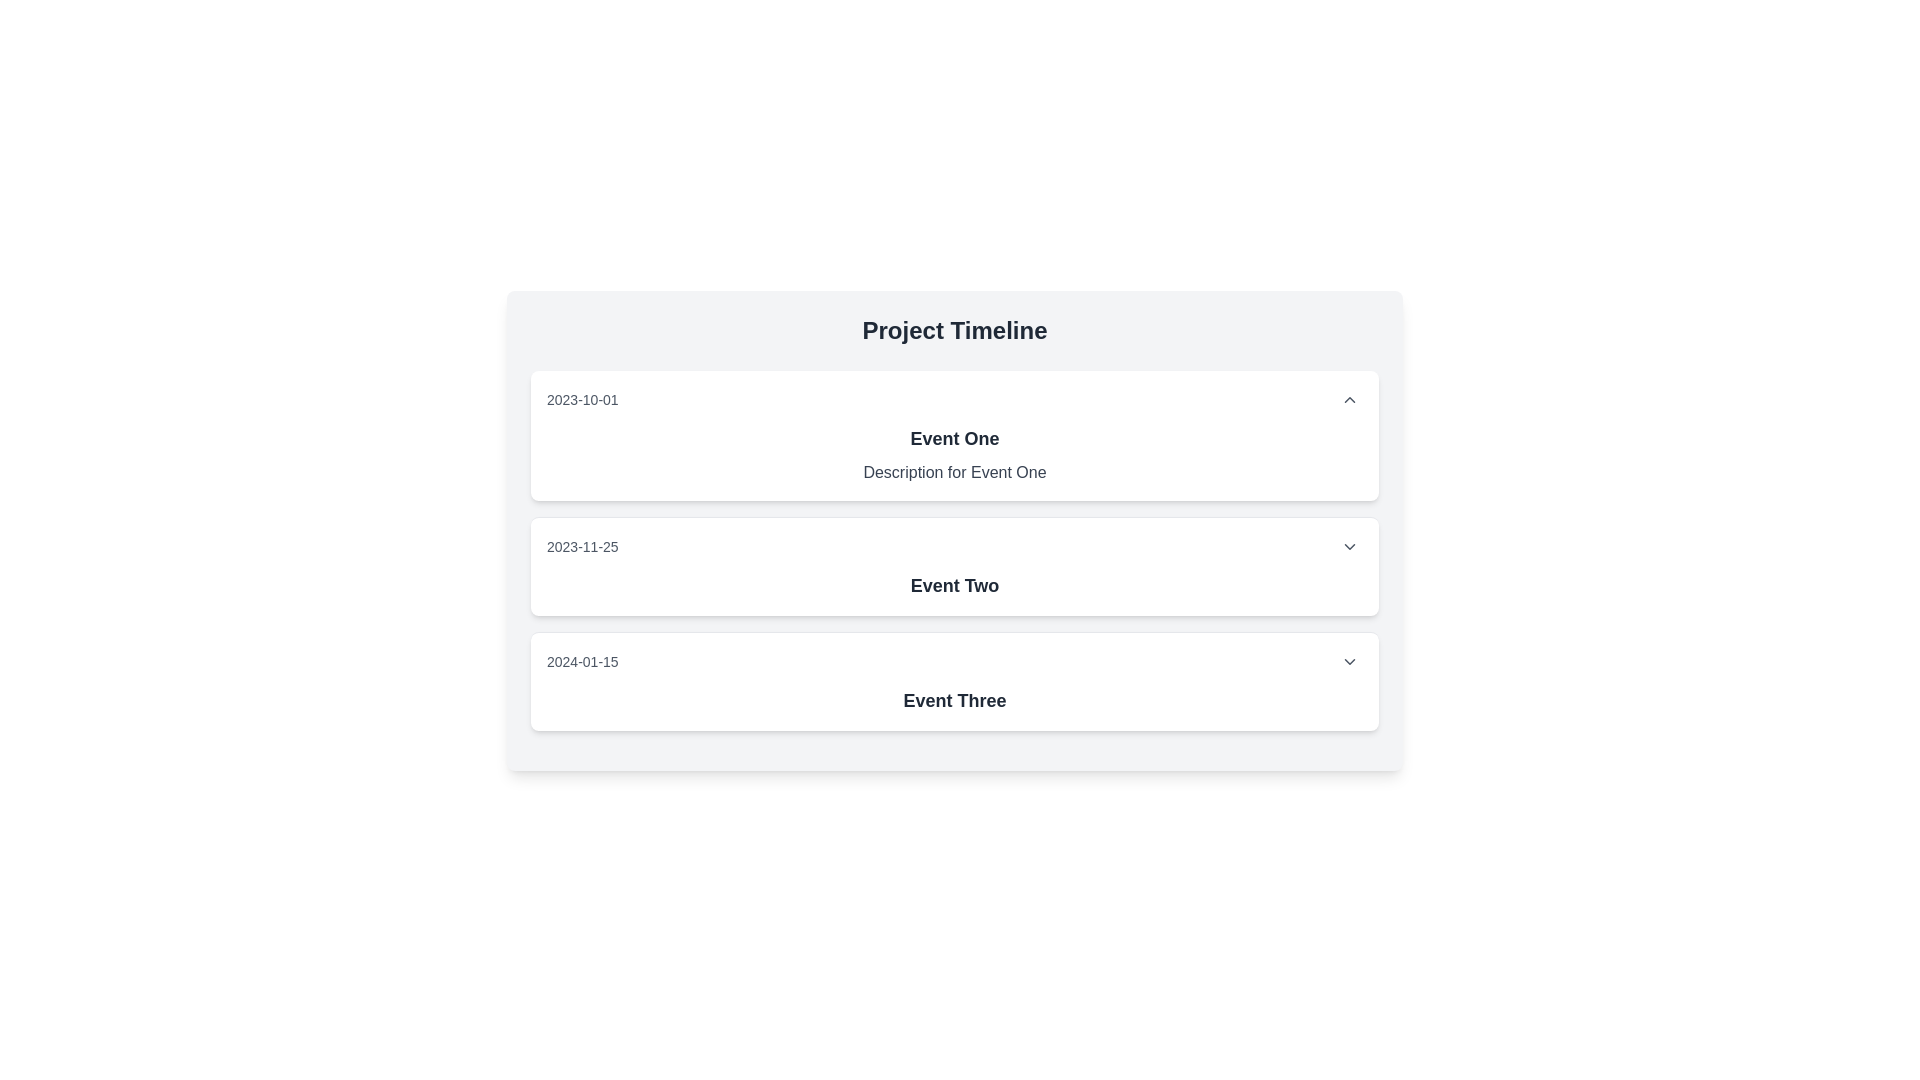 This screenshot has height=1080, width=1920. Describe the element at coordinates (1349, 547) in the screenshot. I see `the toggle icon located at the right edge of the 'Event Two' card` at that location.